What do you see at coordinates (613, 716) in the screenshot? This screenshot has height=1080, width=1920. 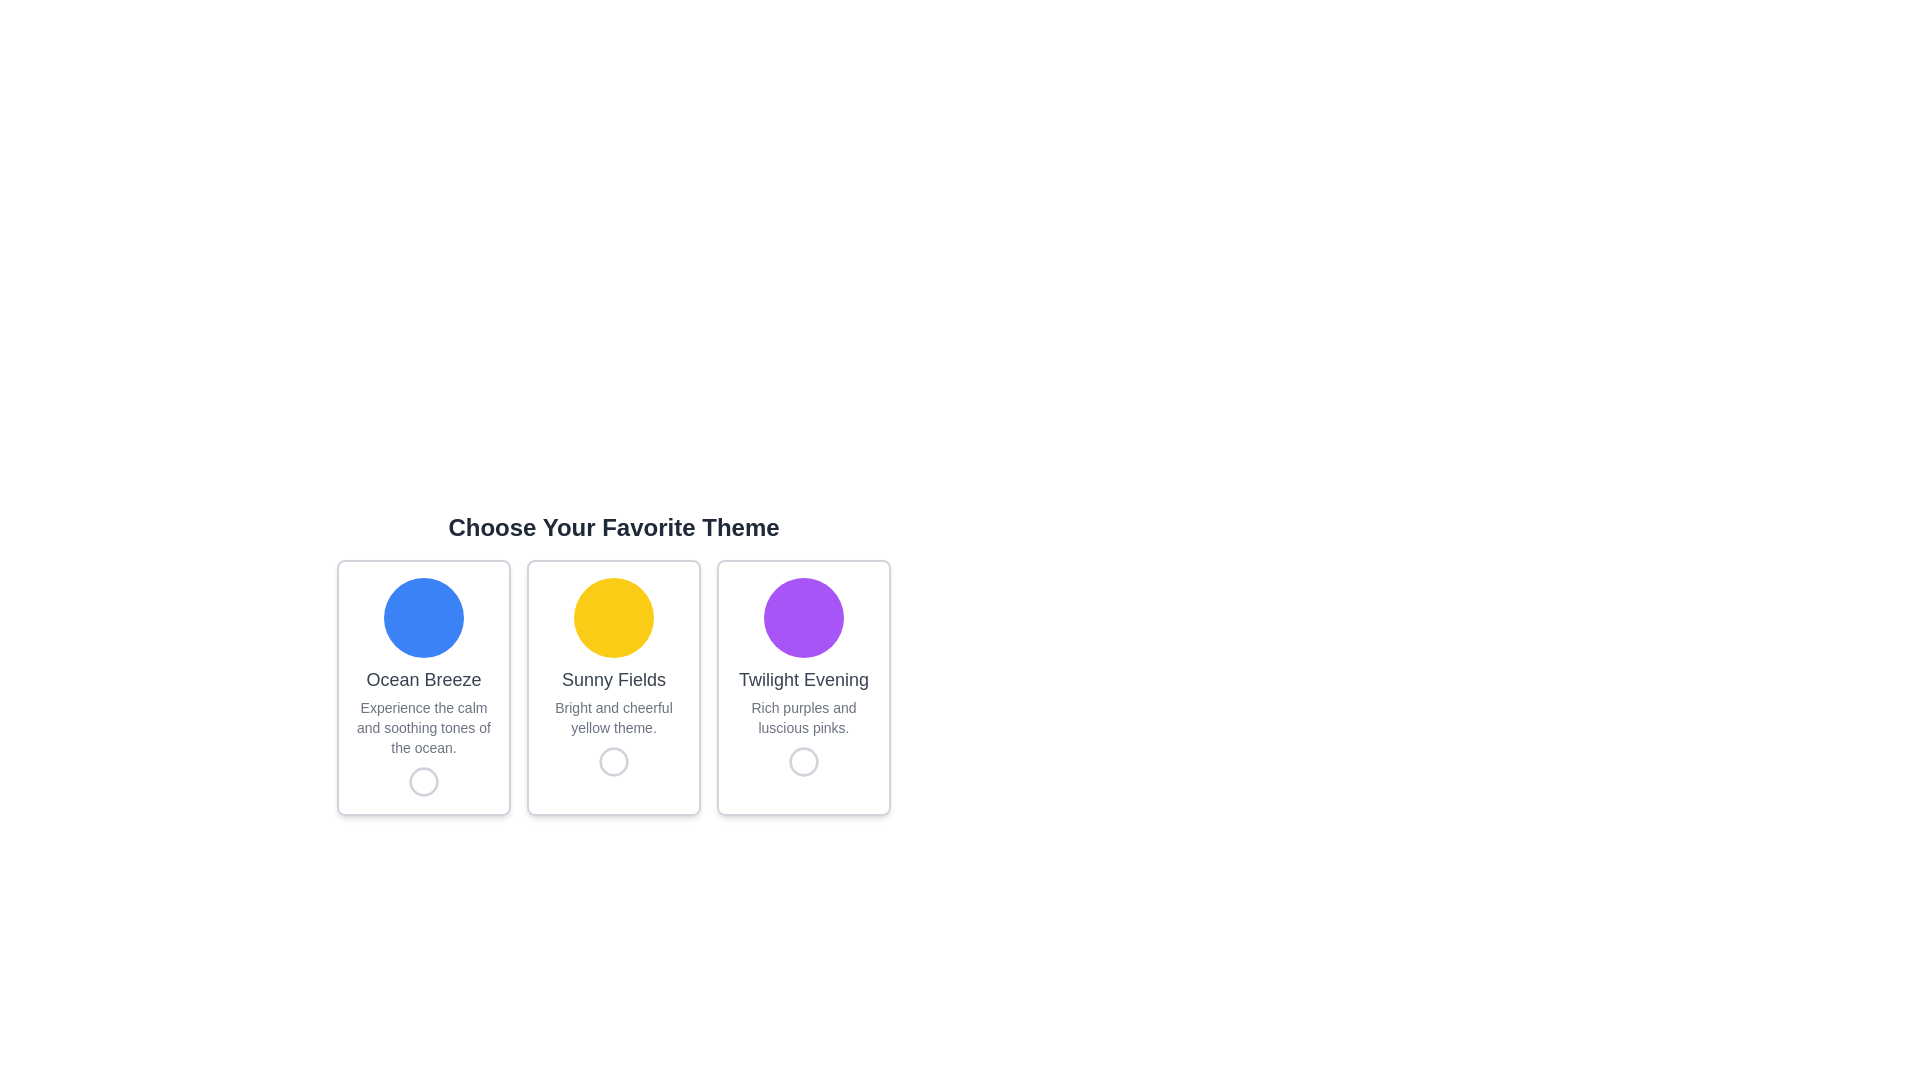 I see `the text label displaying 'Bright and cheerful yellow theme' situated below the 'Sunny Fields' title in the central card of the three-card layout` at bounding box center [613, 716].